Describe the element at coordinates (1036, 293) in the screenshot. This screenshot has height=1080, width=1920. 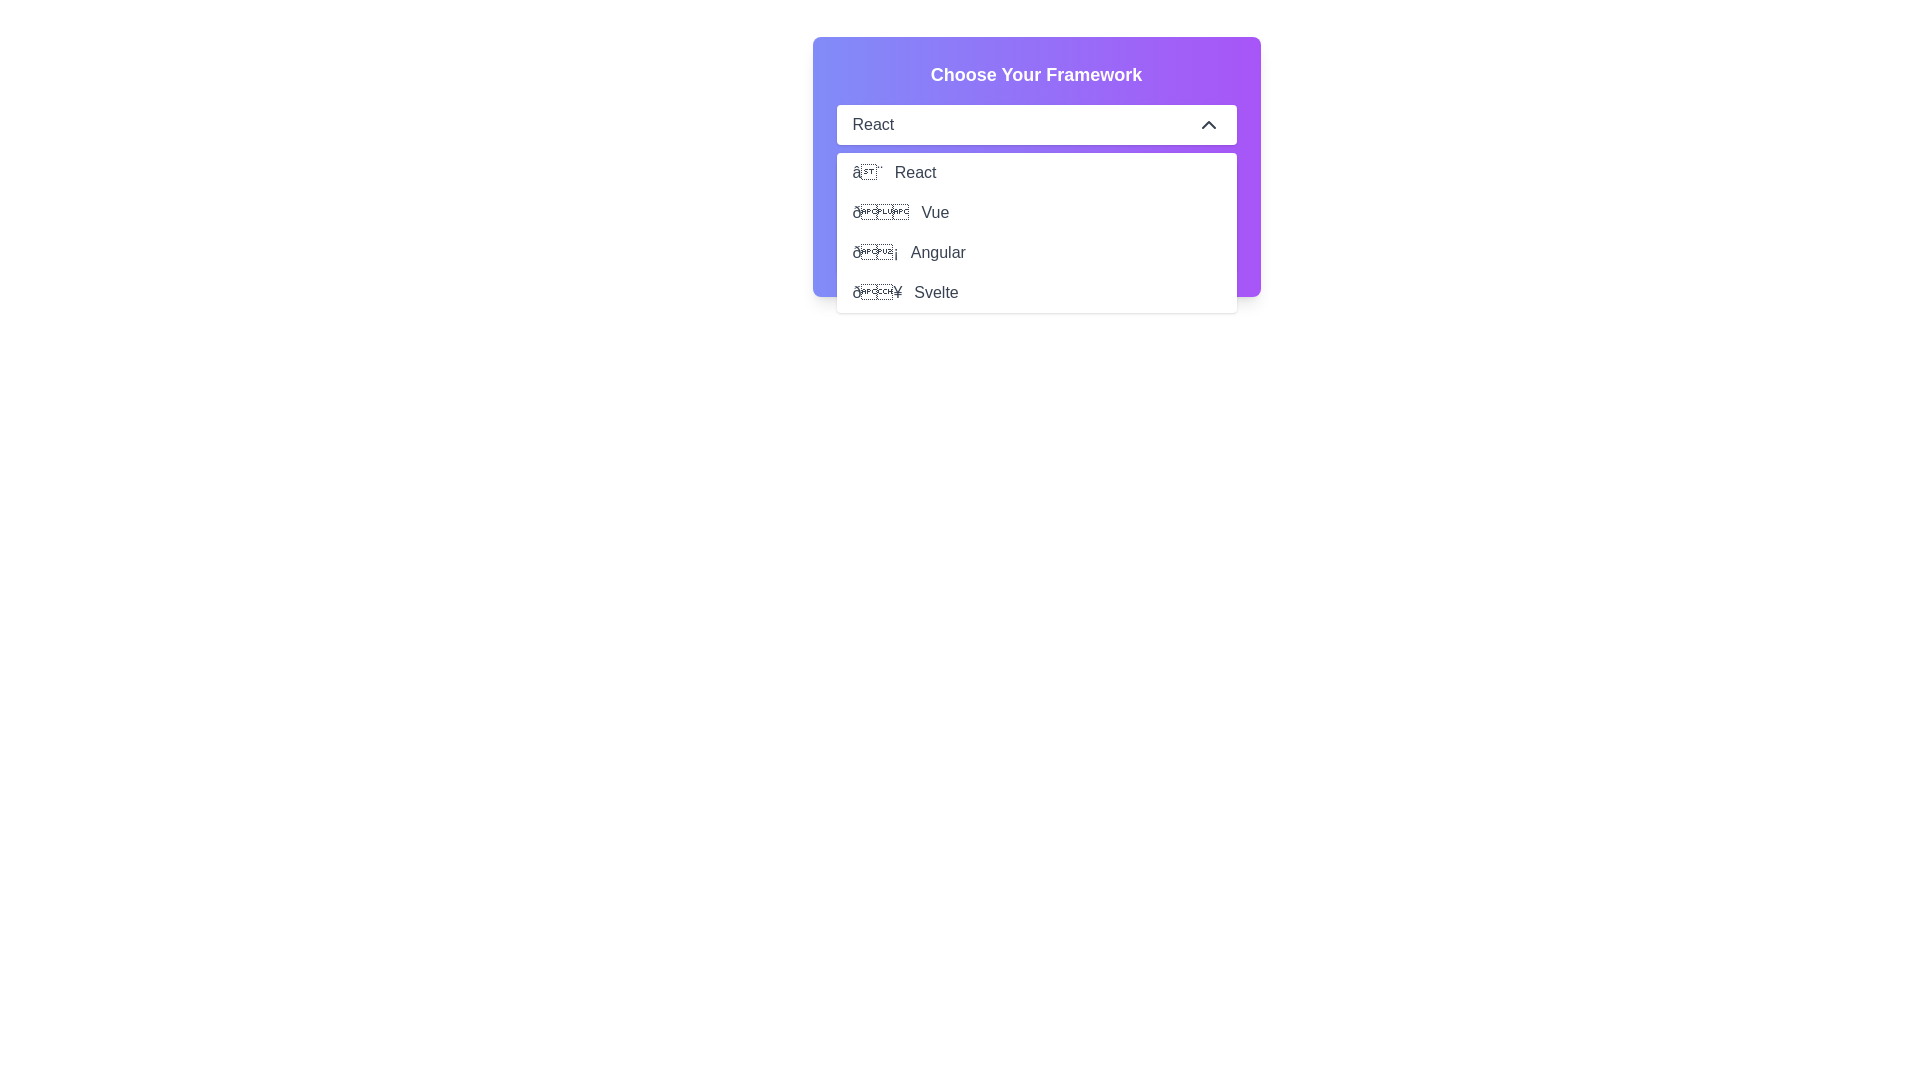
I see `the fourth dropdown menu item labeled 'Svelte' in the 'Choose Your Framework' dropdown` at that location.